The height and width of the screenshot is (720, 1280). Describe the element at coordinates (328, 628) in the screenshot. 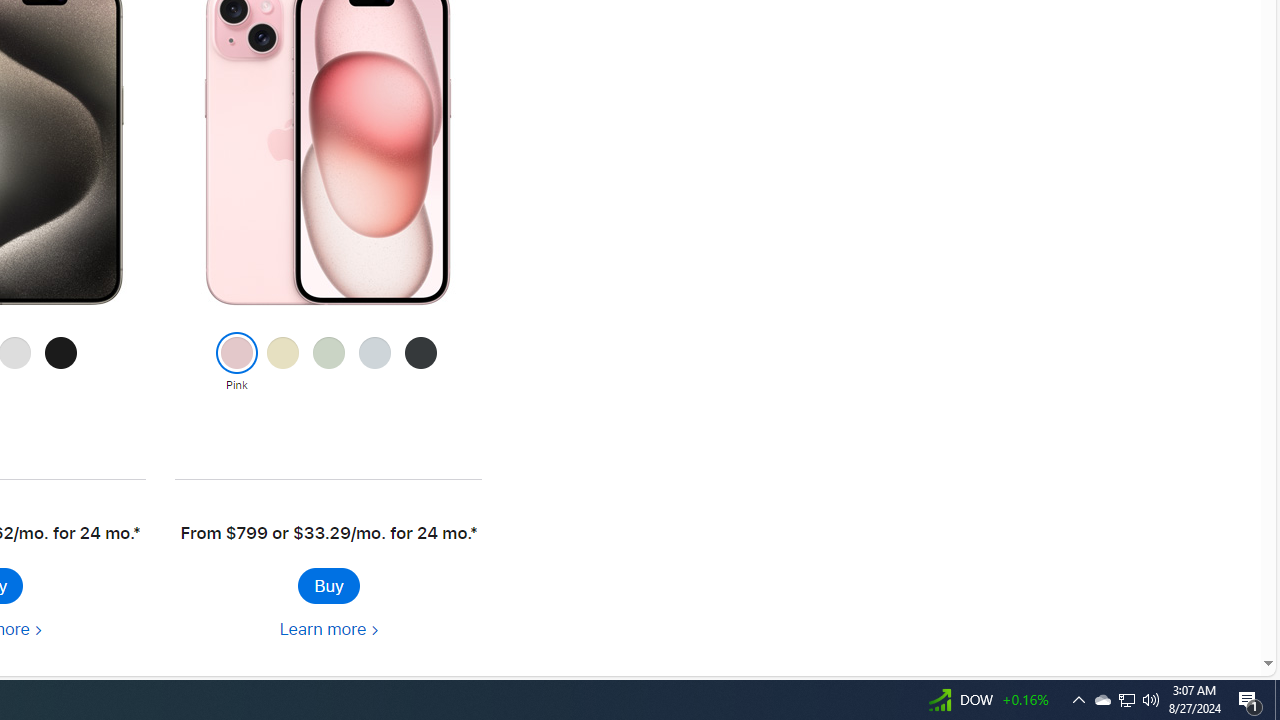

I see `'Learn more about iPhone 15'` at that location.